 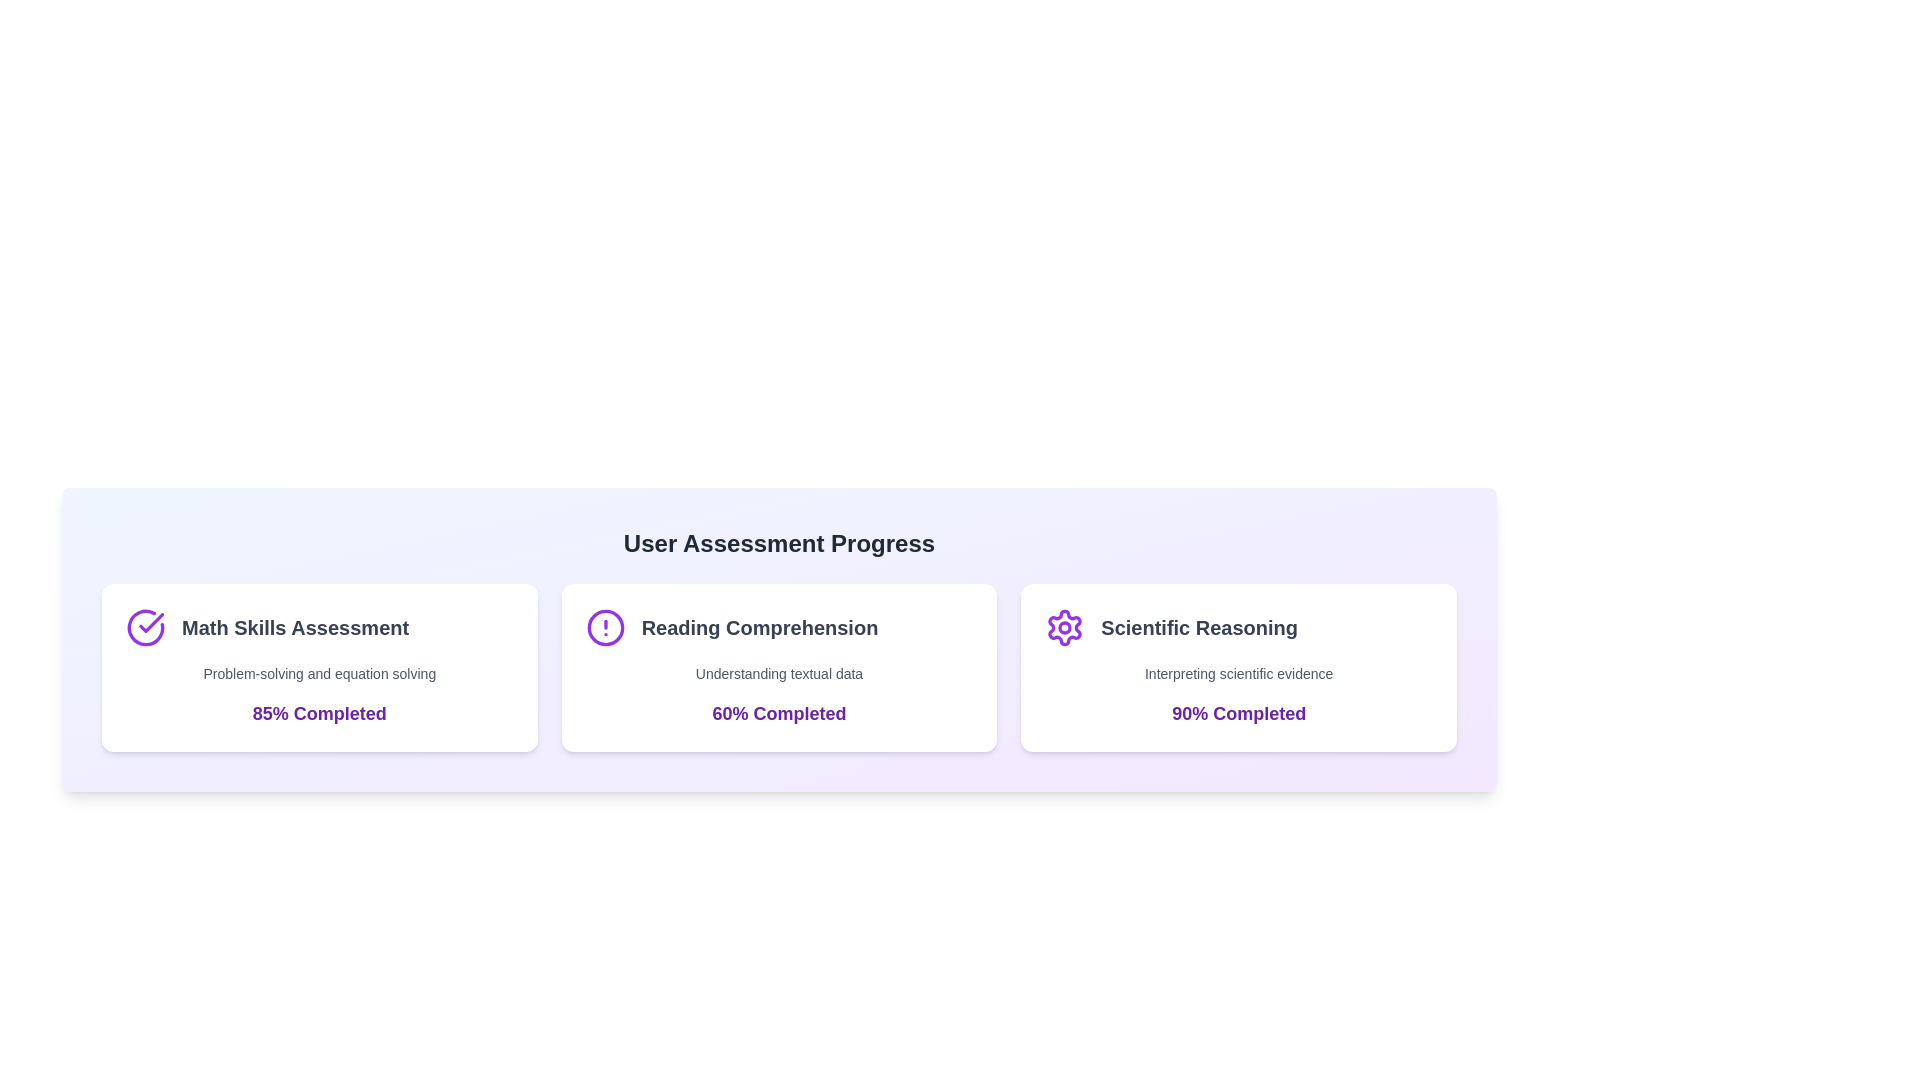 I want to click on the 'Scientific Reasoning' text label located at the top section of the card in the third column of the grid layout, so click(x=1238, y=627).